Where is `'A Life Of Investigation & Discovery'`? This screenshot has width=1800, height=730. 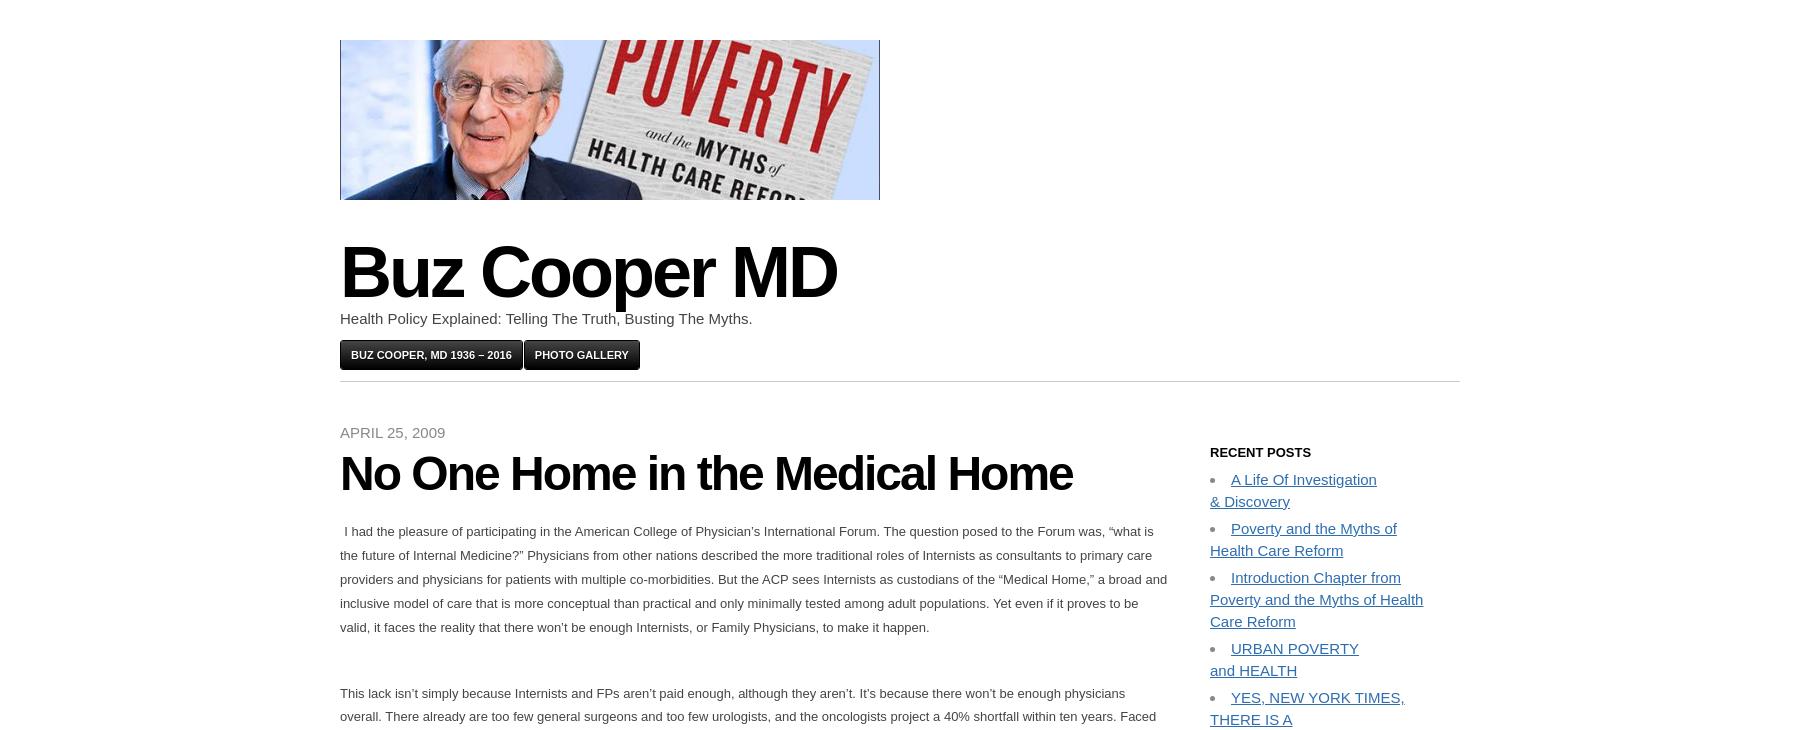 'A Life Of Investigation & Discovery' is located at coordinates (1208, 489).